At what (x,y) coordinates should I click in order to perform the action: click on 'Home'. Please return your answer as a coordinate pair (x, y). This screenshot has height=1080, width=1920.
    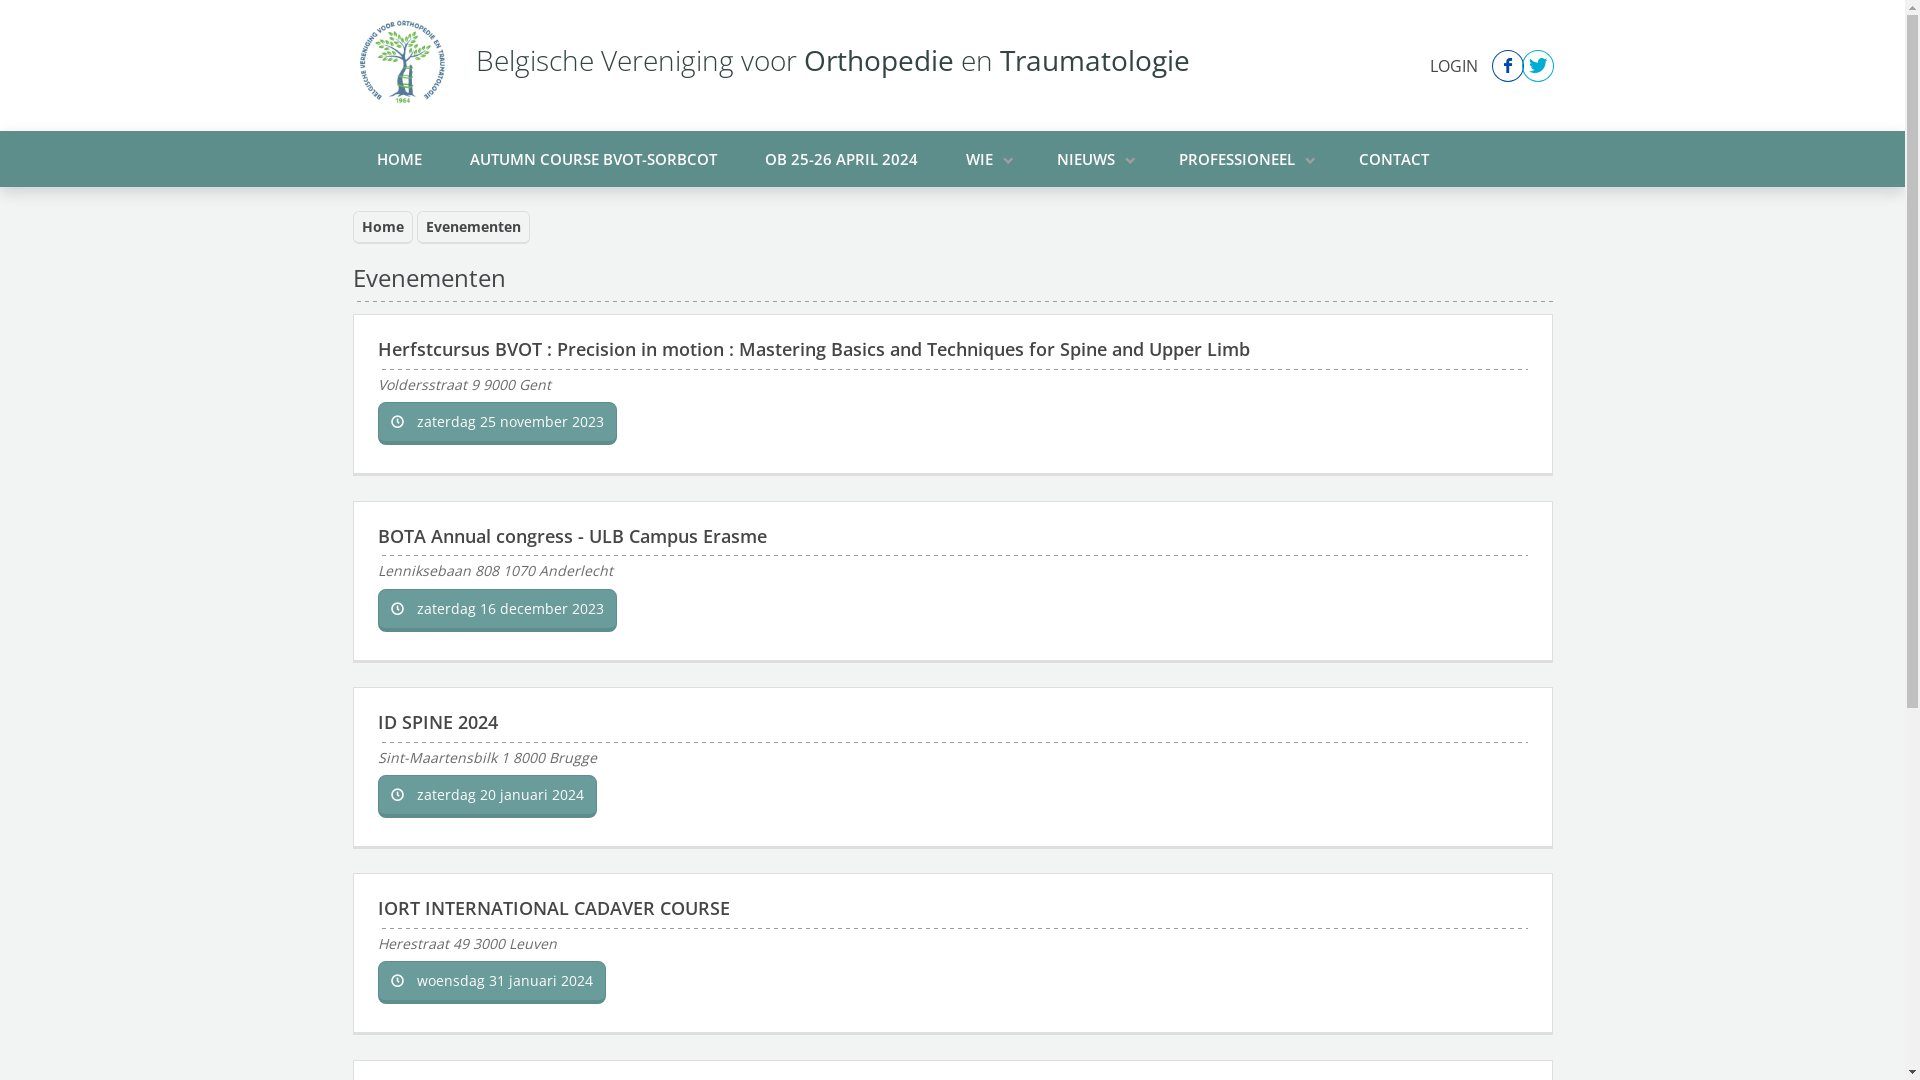
    Looking at the image, I should click on (351, 226).